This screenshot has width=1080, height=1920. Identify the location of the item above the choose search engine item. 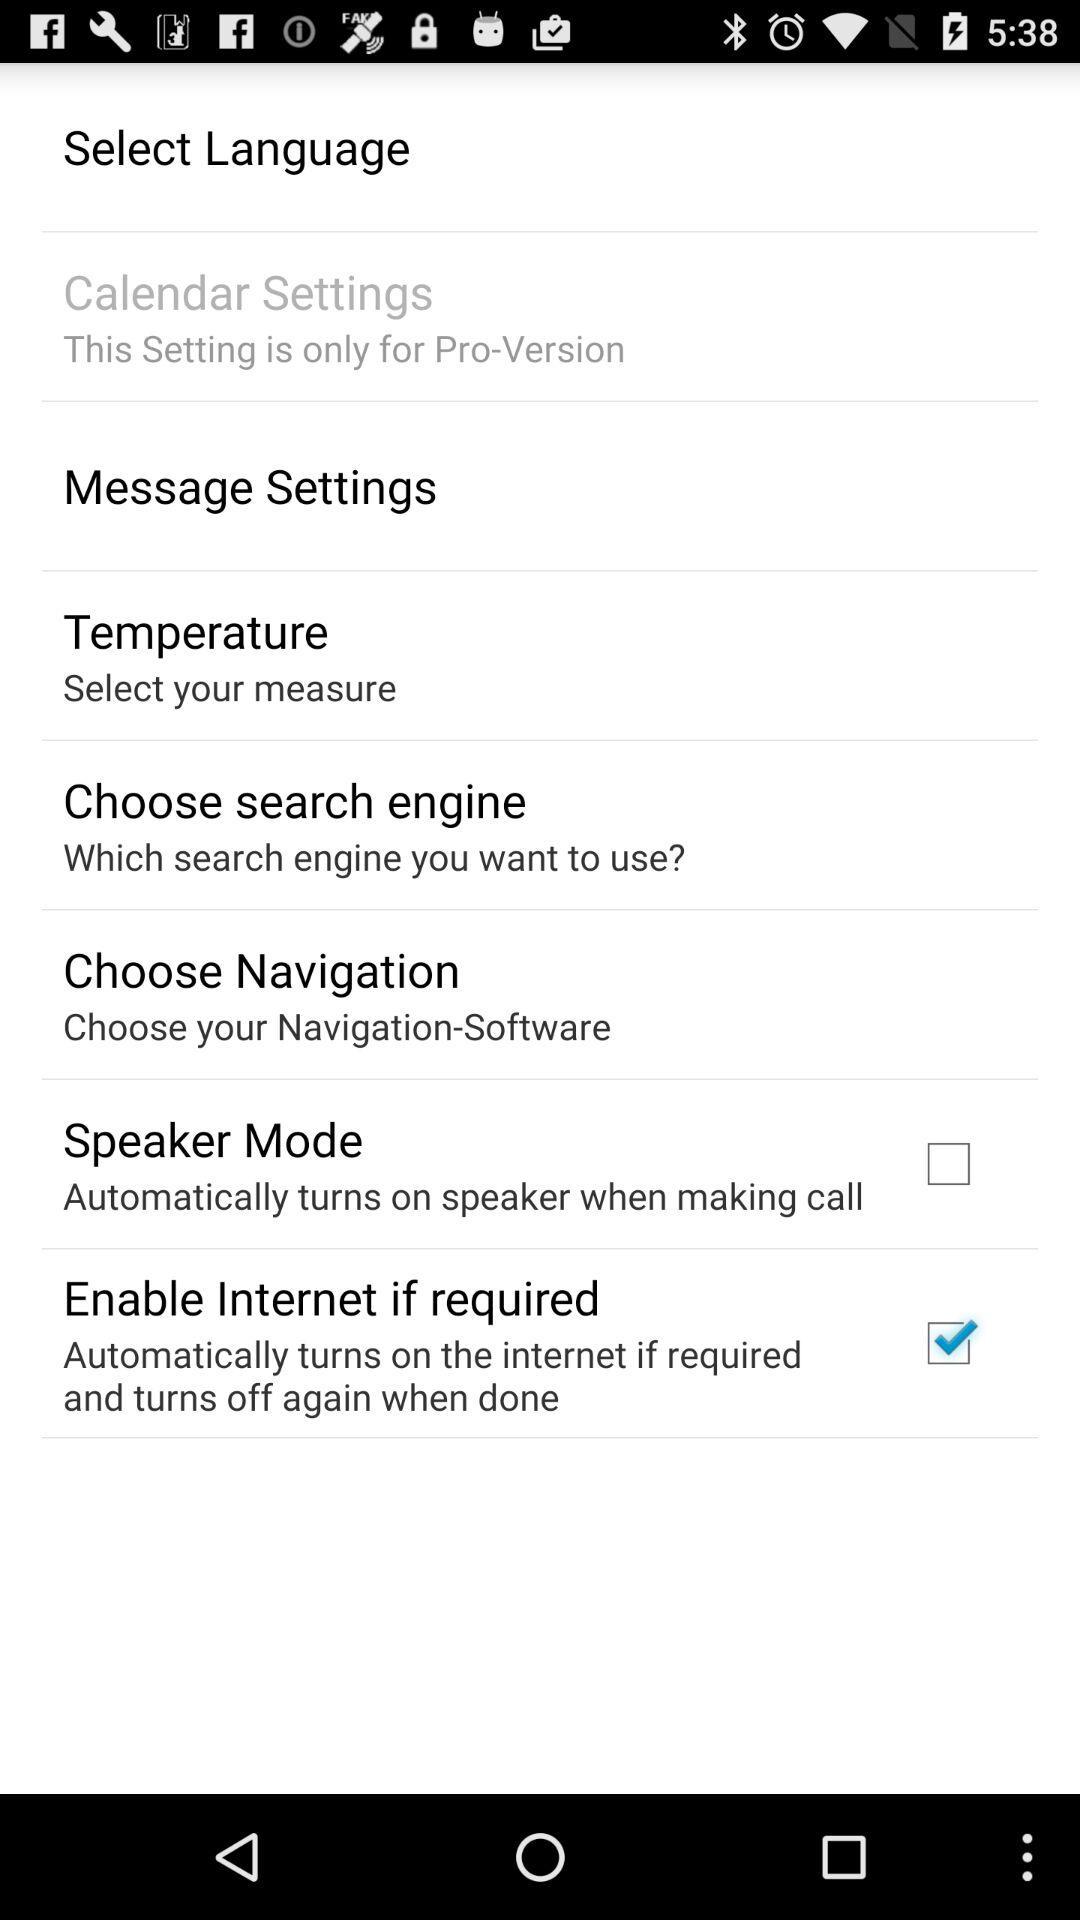
(228, 686).